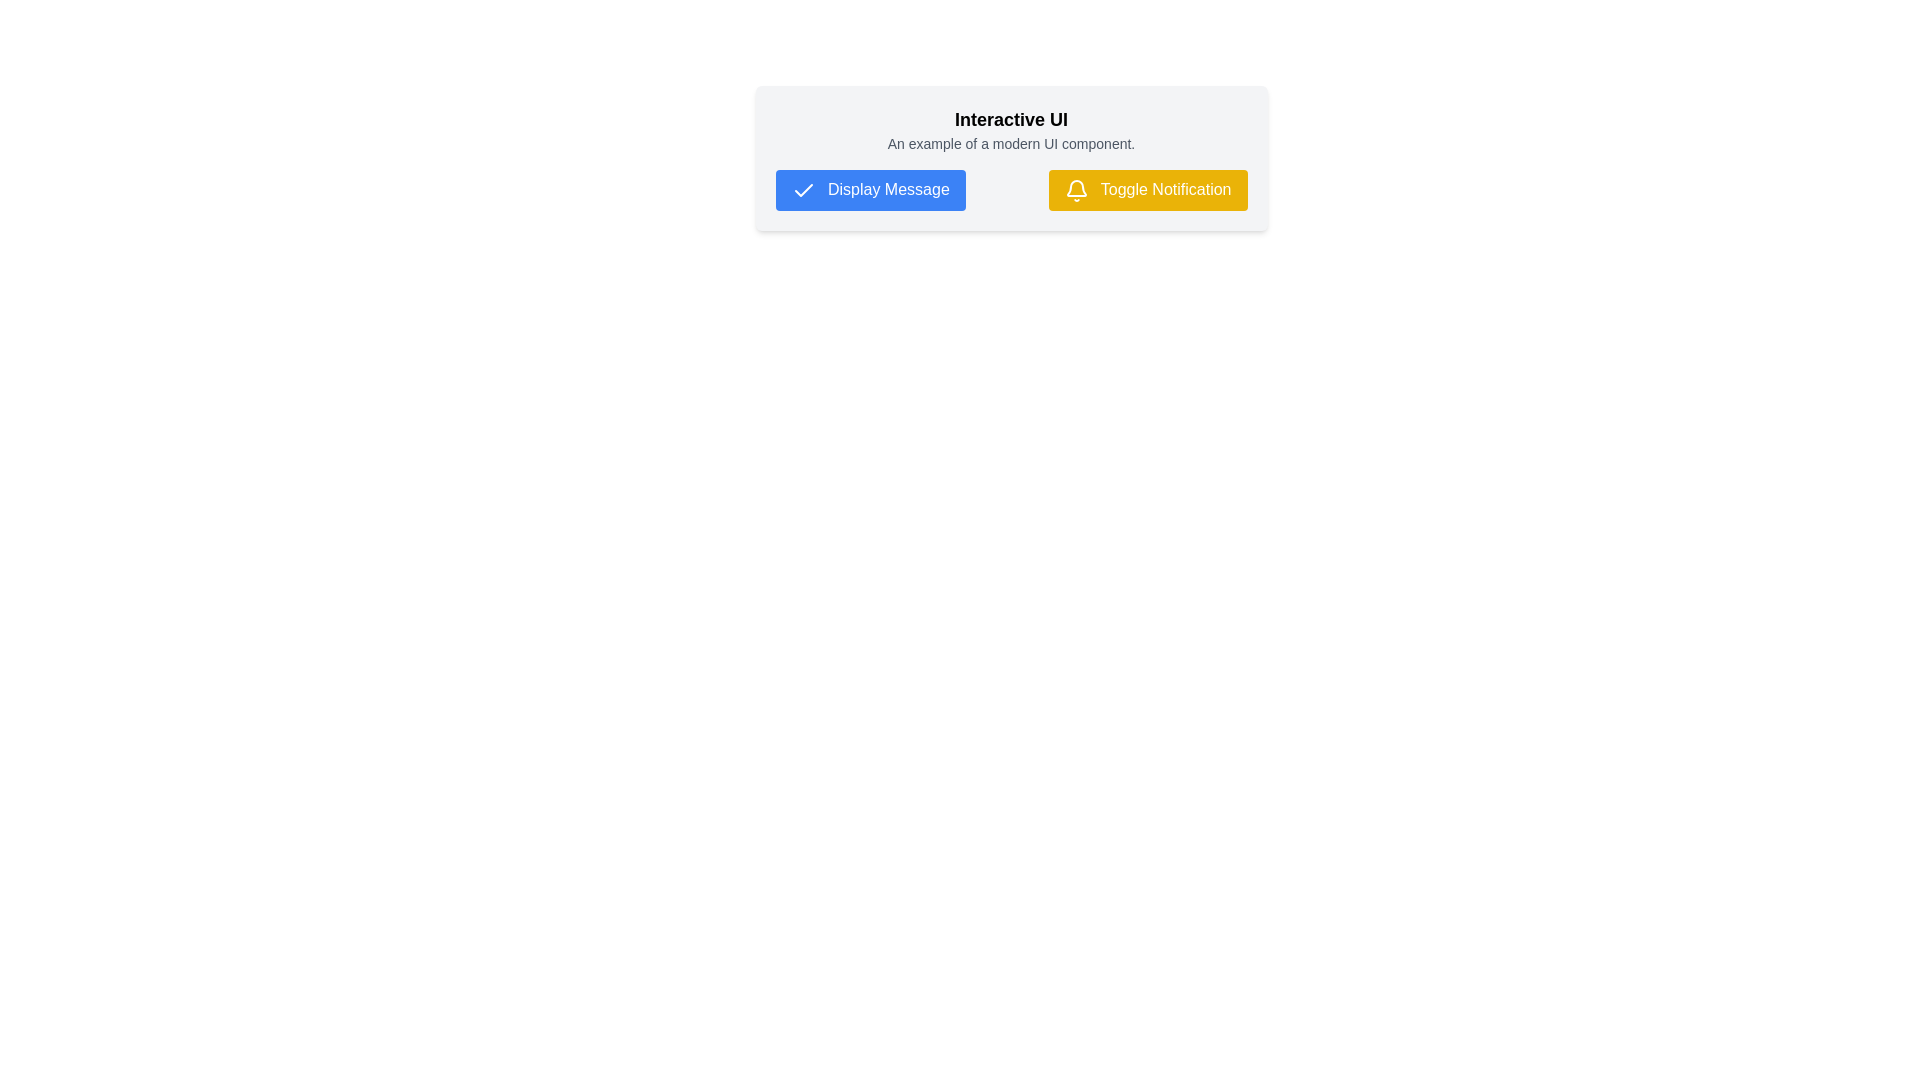  Describe the element at coordinates (803, 190) in the screenshot. I see `checkmark icon located inside the left button labeled 'Display Message', which represents a confirmation or completion symbol` at that location.